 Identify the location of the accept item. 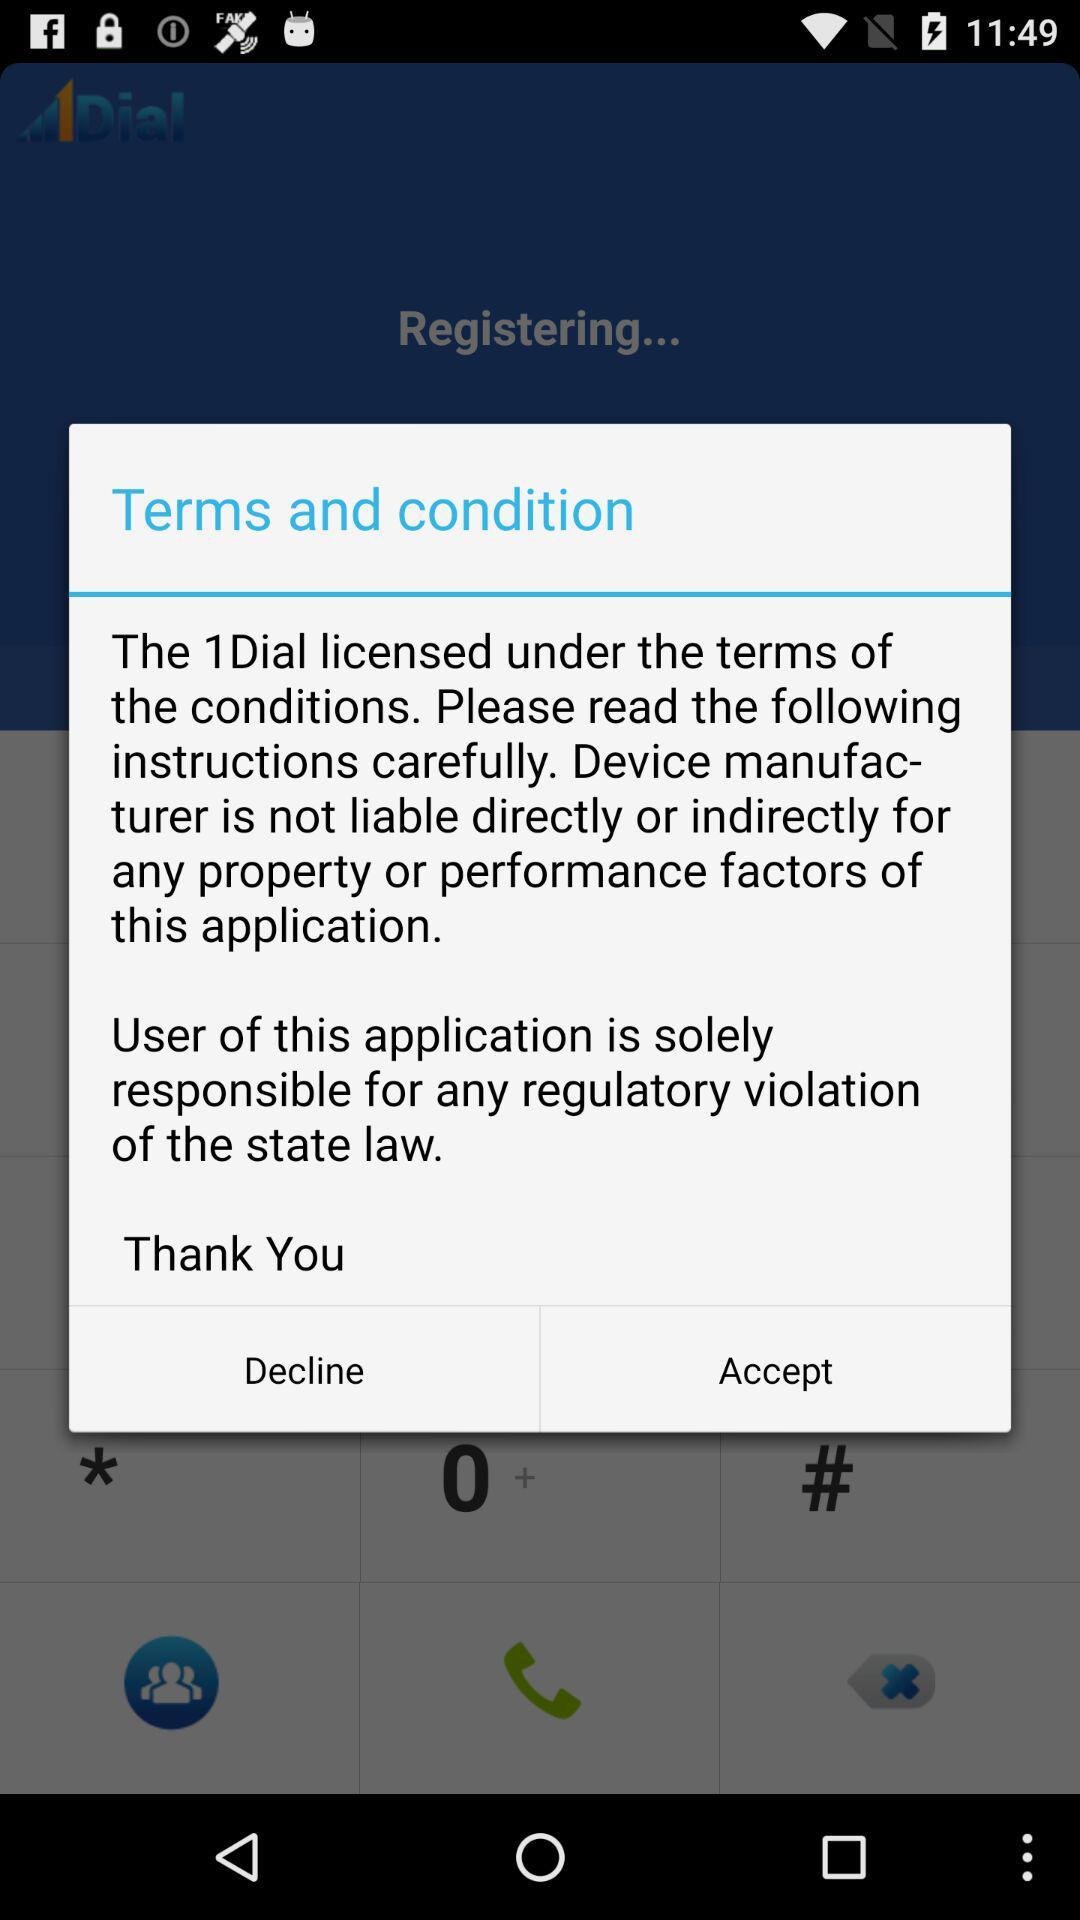
(774, 1368).